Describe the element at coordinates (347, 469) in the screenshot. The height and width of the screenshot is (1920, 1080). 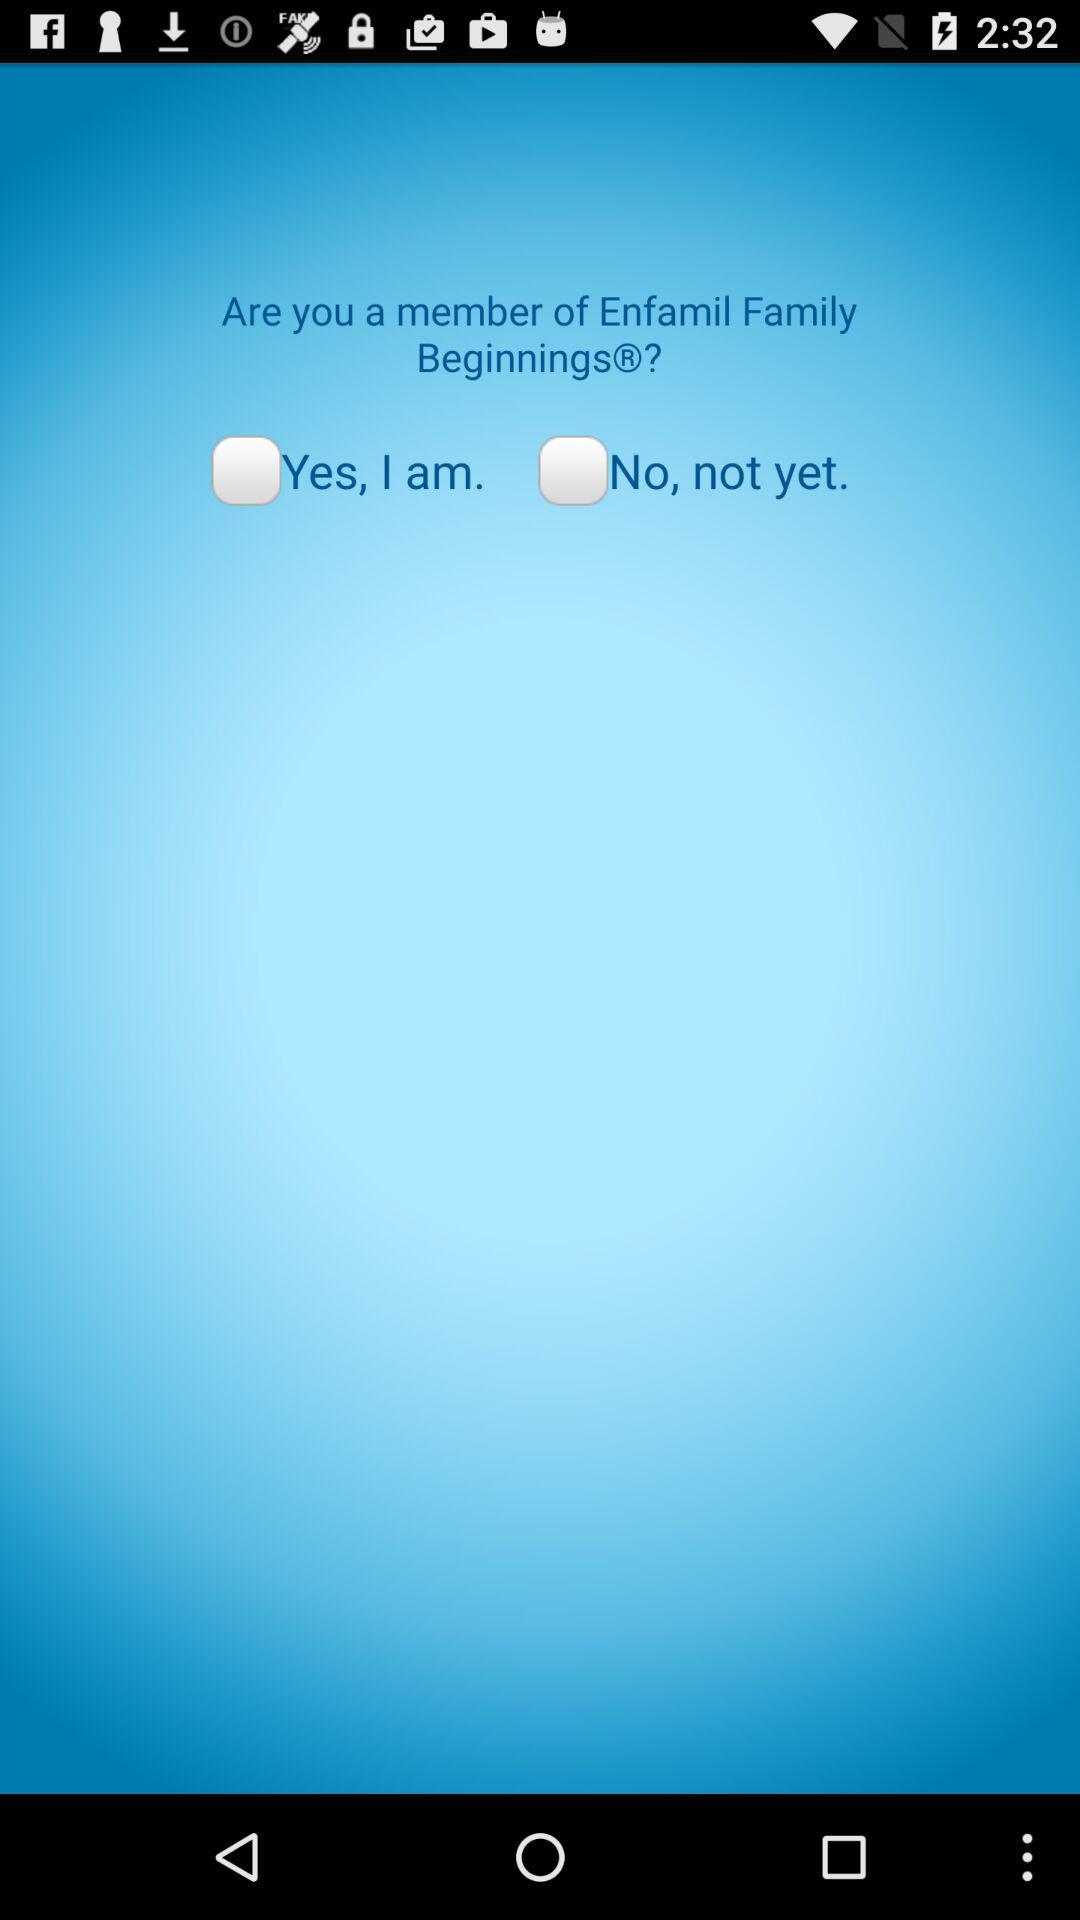
I see `the icon at the top left corner` at that location.